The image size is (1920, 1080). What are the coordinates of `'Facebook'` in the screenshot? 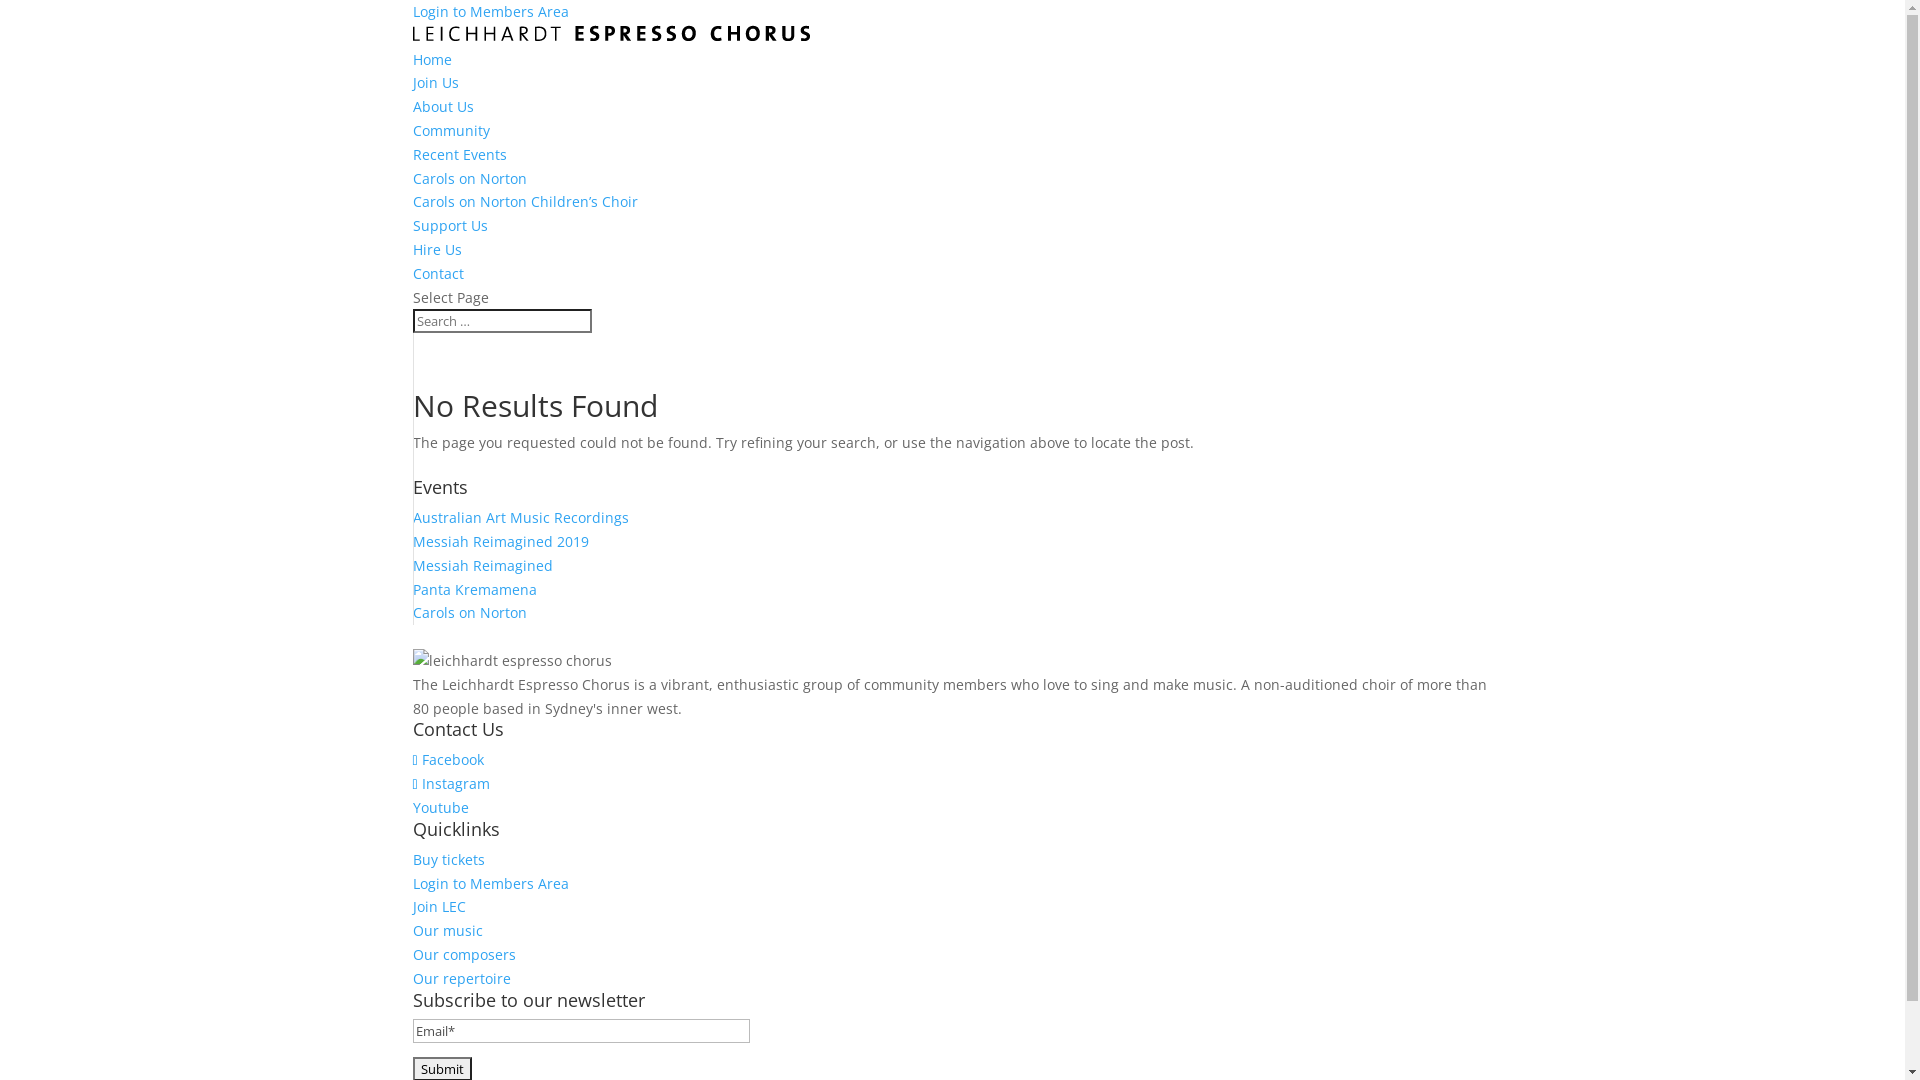 It's located at (446, 759).